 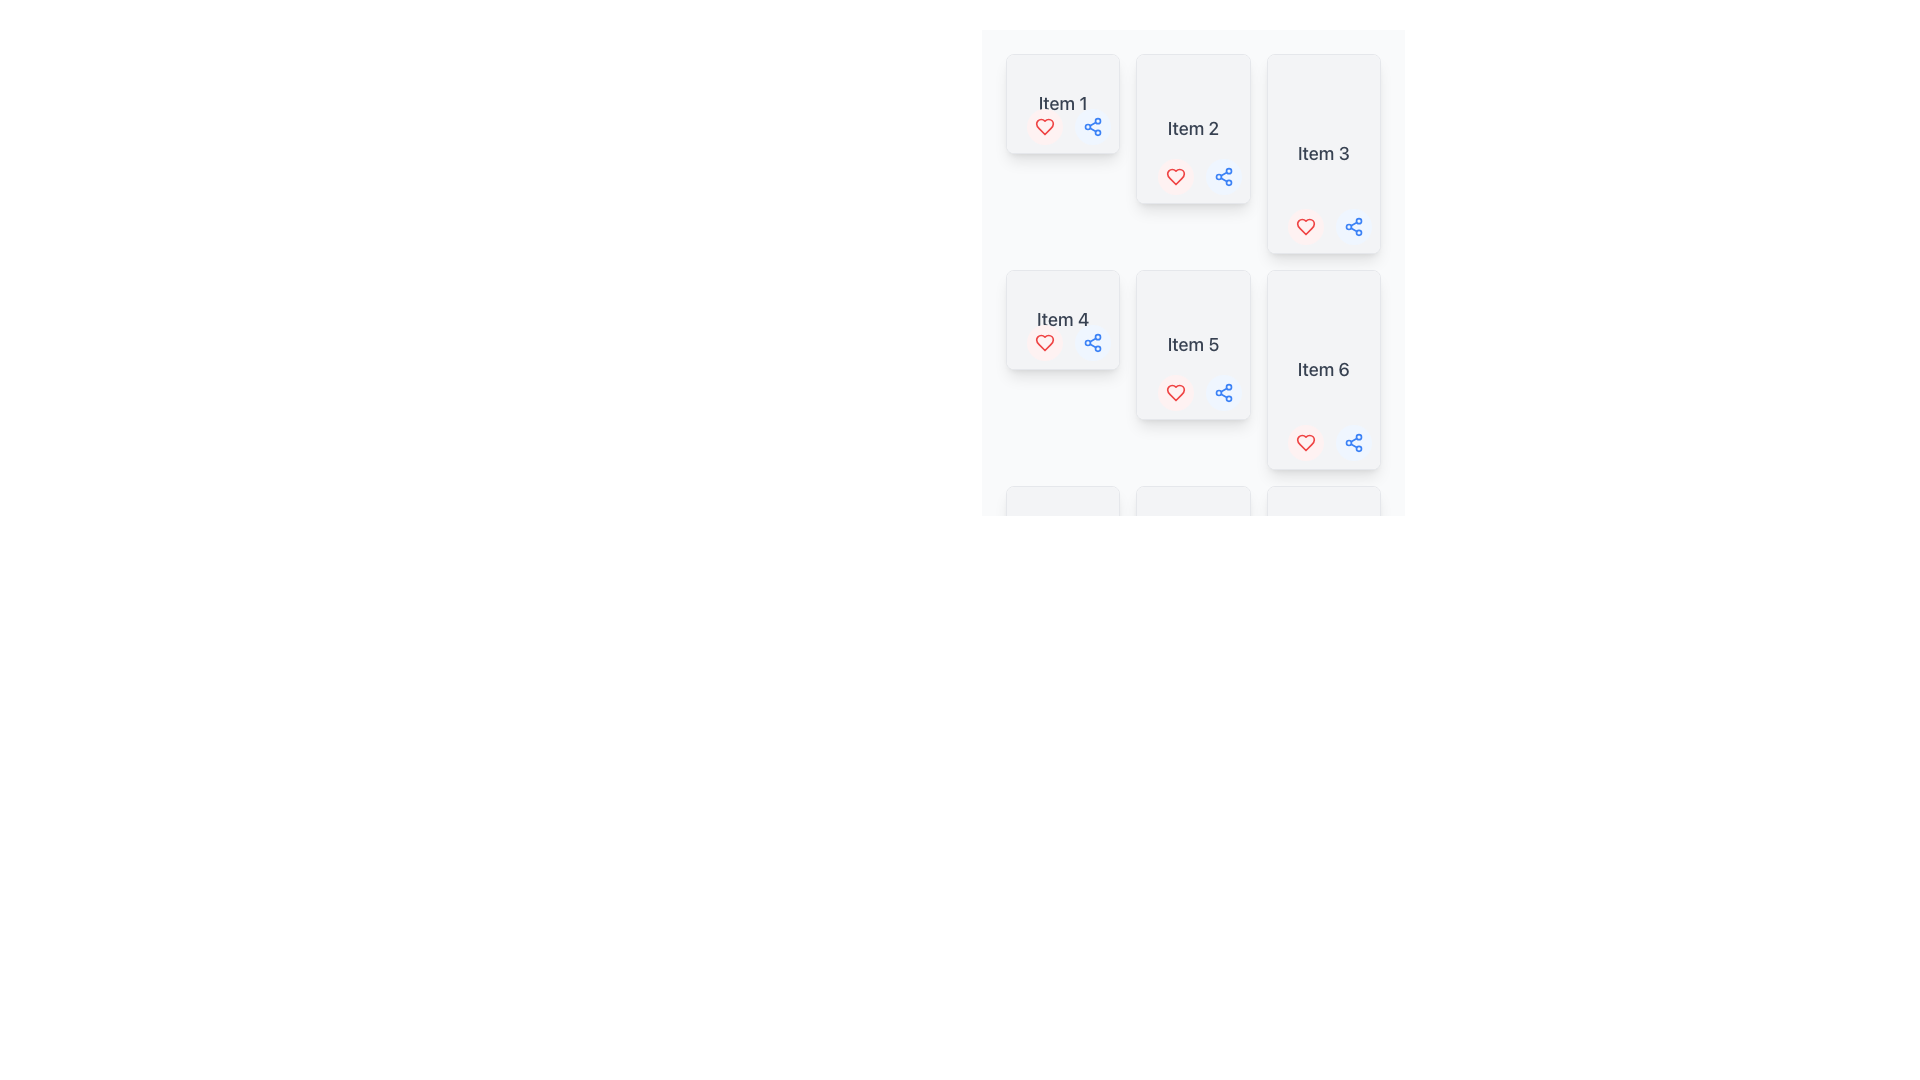 I want to click on text label displaying 'Item 1' in bold gray text located at the top of the first card in the grid layout, so click(x=1062, y=104).